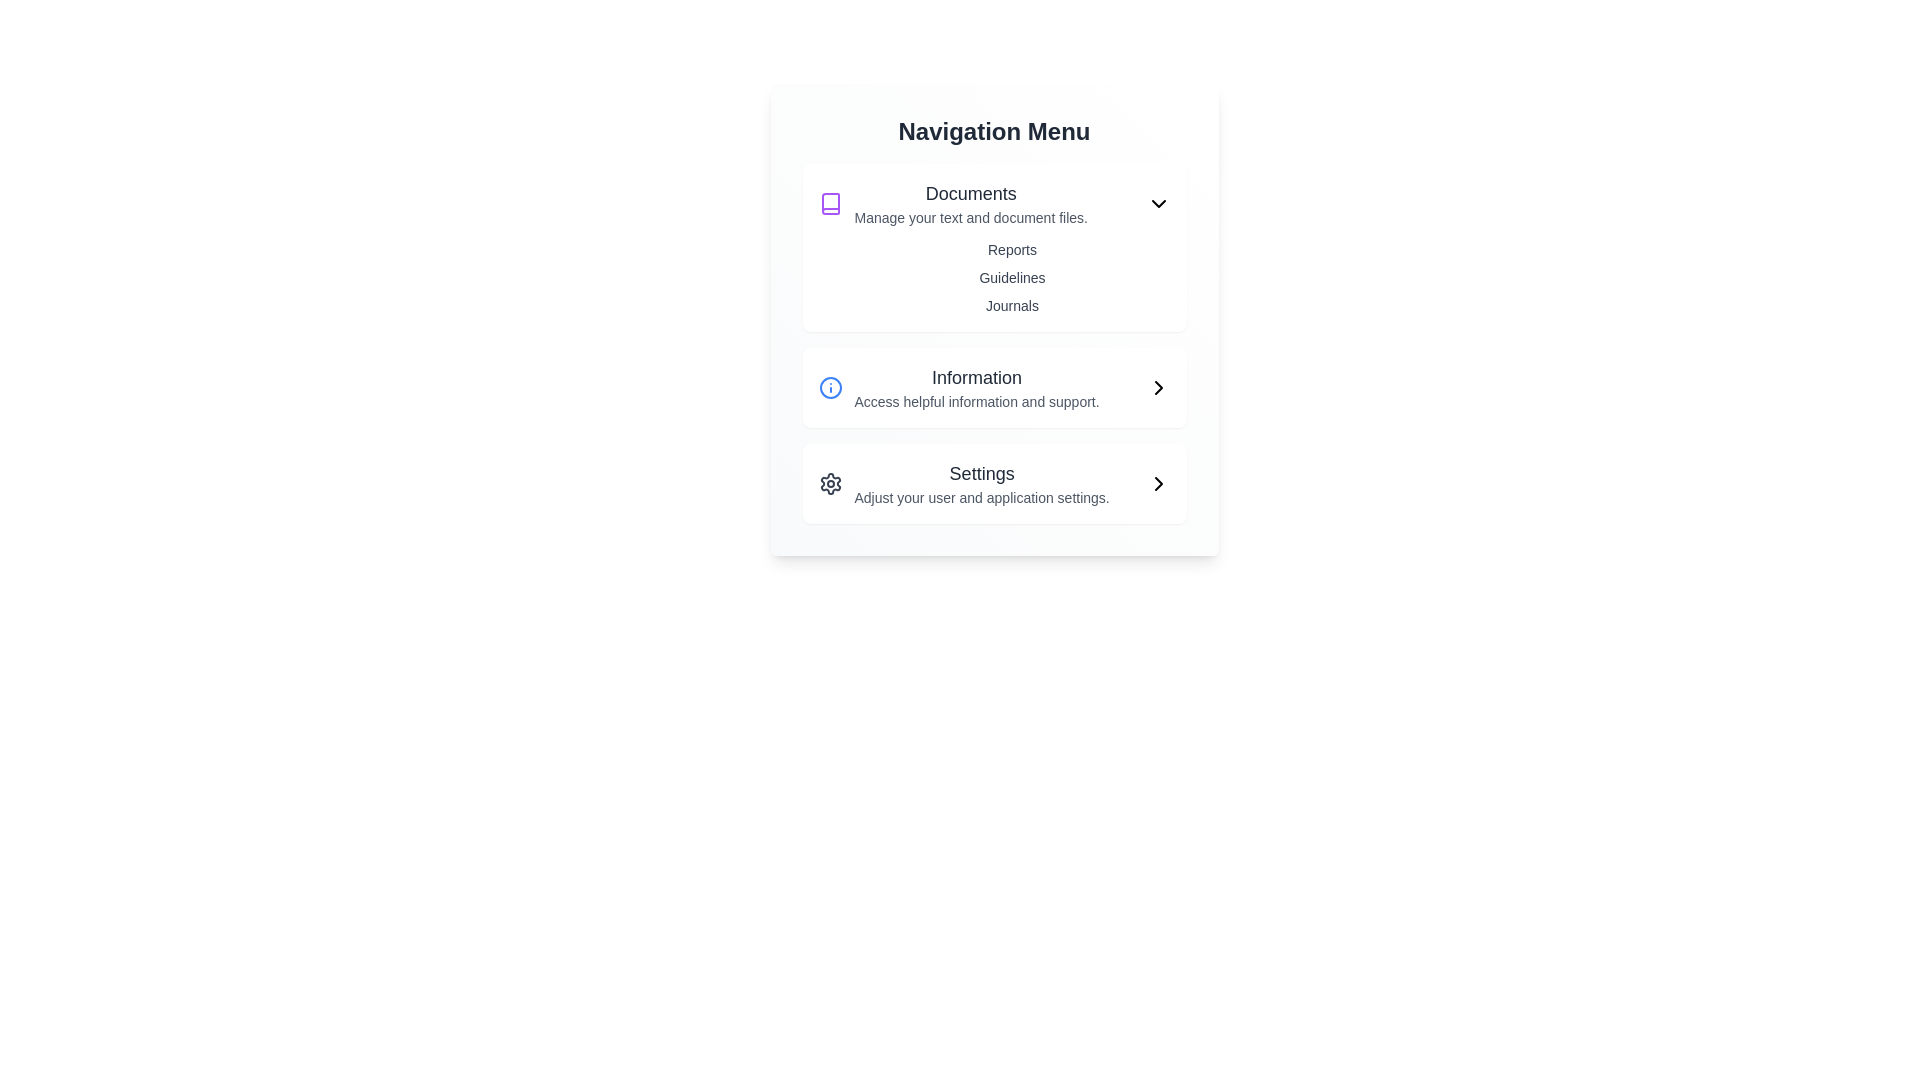  I want to click on the descriptive text label located directly below the 'Documents' heading, which provides additional context about the 'Documents' section, so click(971, 218).